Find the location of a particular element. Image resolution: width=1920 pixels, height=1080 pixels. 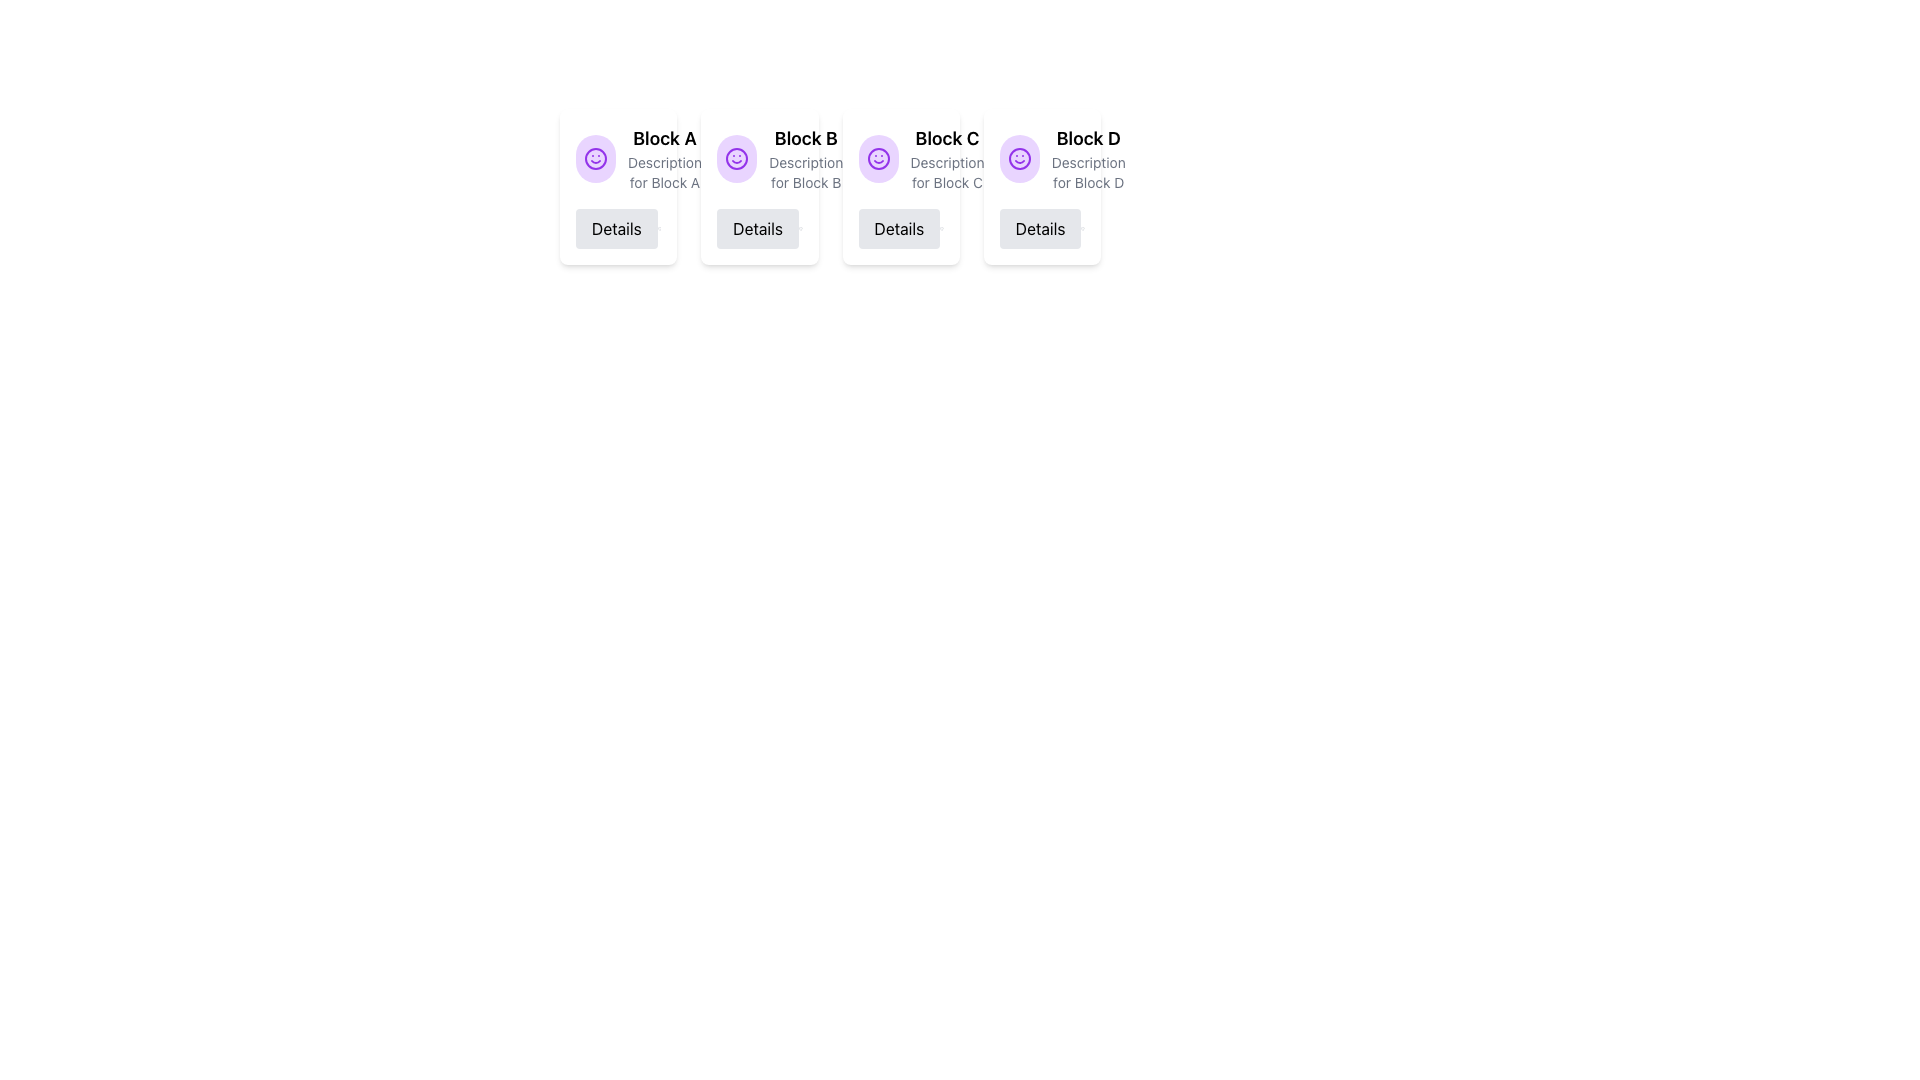

the static text display located directly below the bold title 'Block A', which is part of a horizontal arrangement of blocks is located at coordinates (665, 172).